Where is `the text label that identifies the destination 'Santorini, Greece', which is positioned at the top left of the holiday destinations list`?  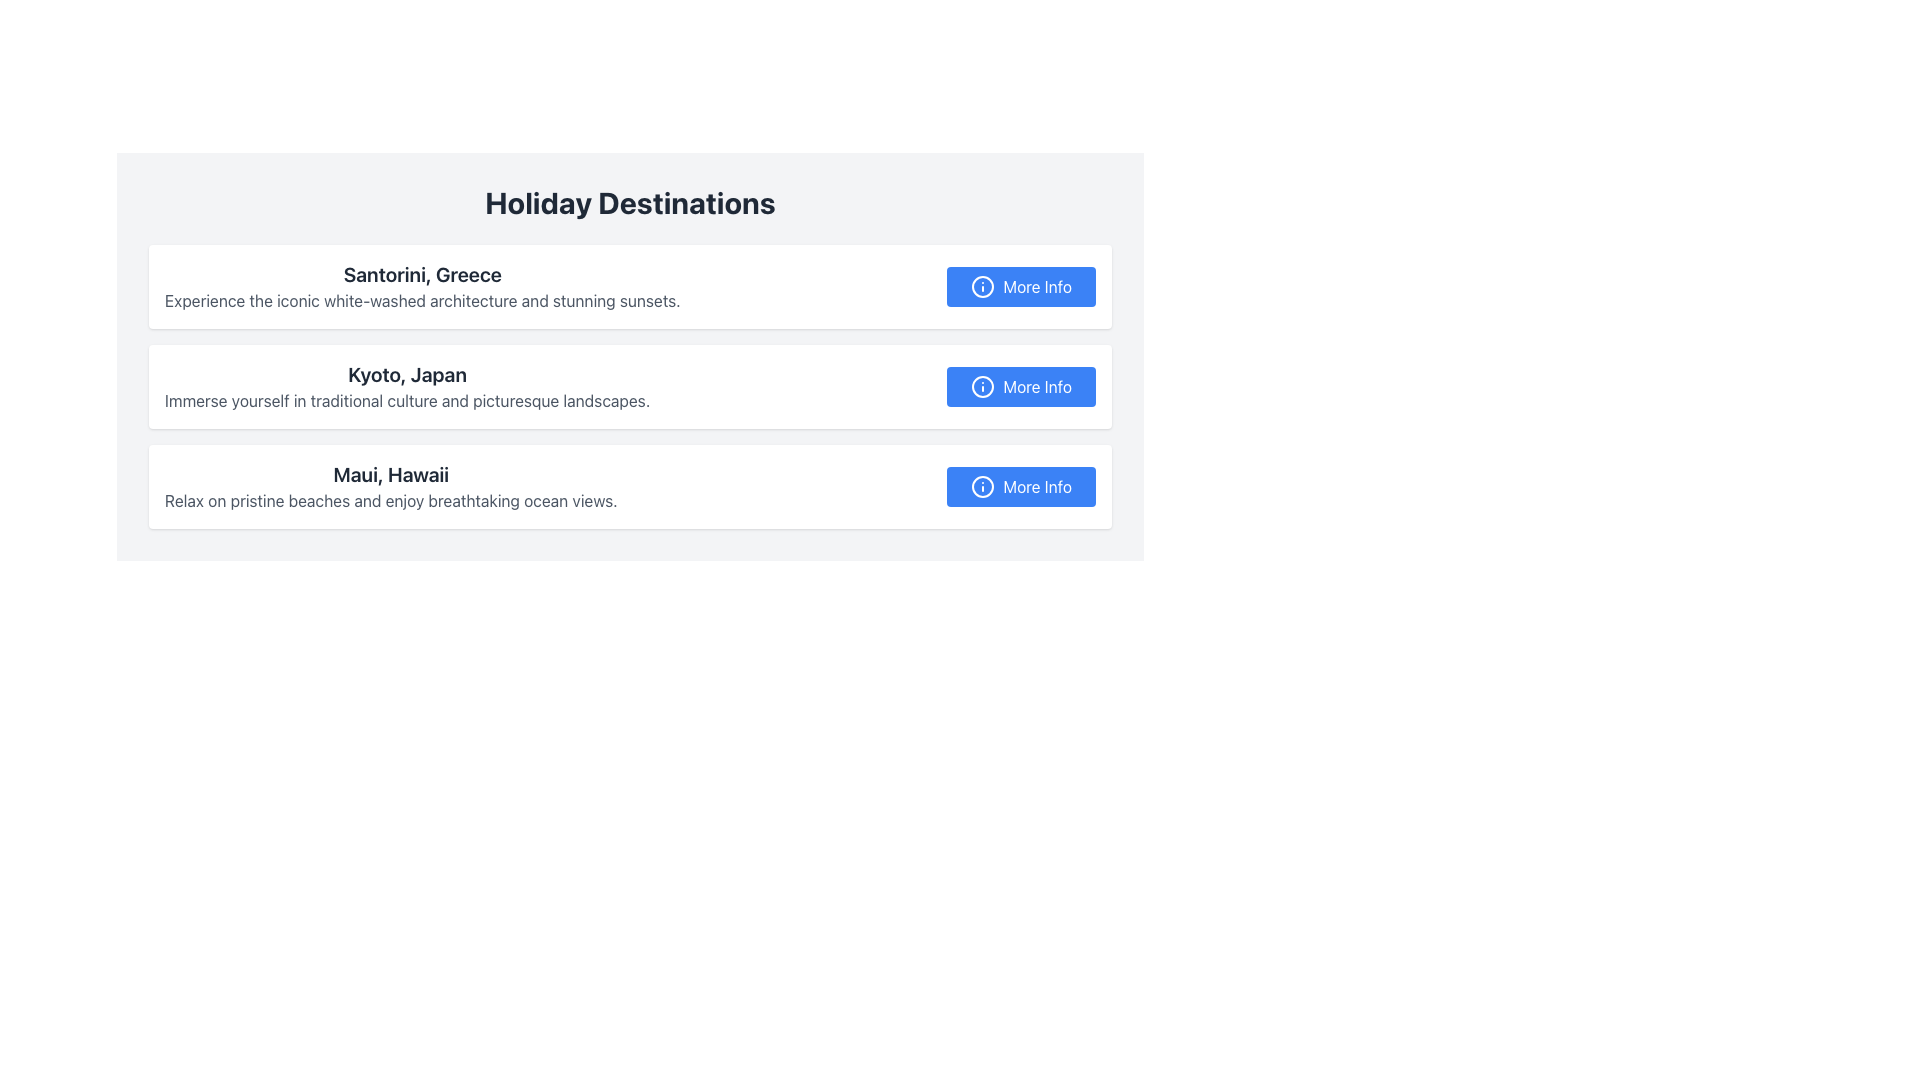 the text label that identifies the destination 'Santorini, Greece', which is positioned at the top left of the holiday destinations list is located at coordinates (421, 274).